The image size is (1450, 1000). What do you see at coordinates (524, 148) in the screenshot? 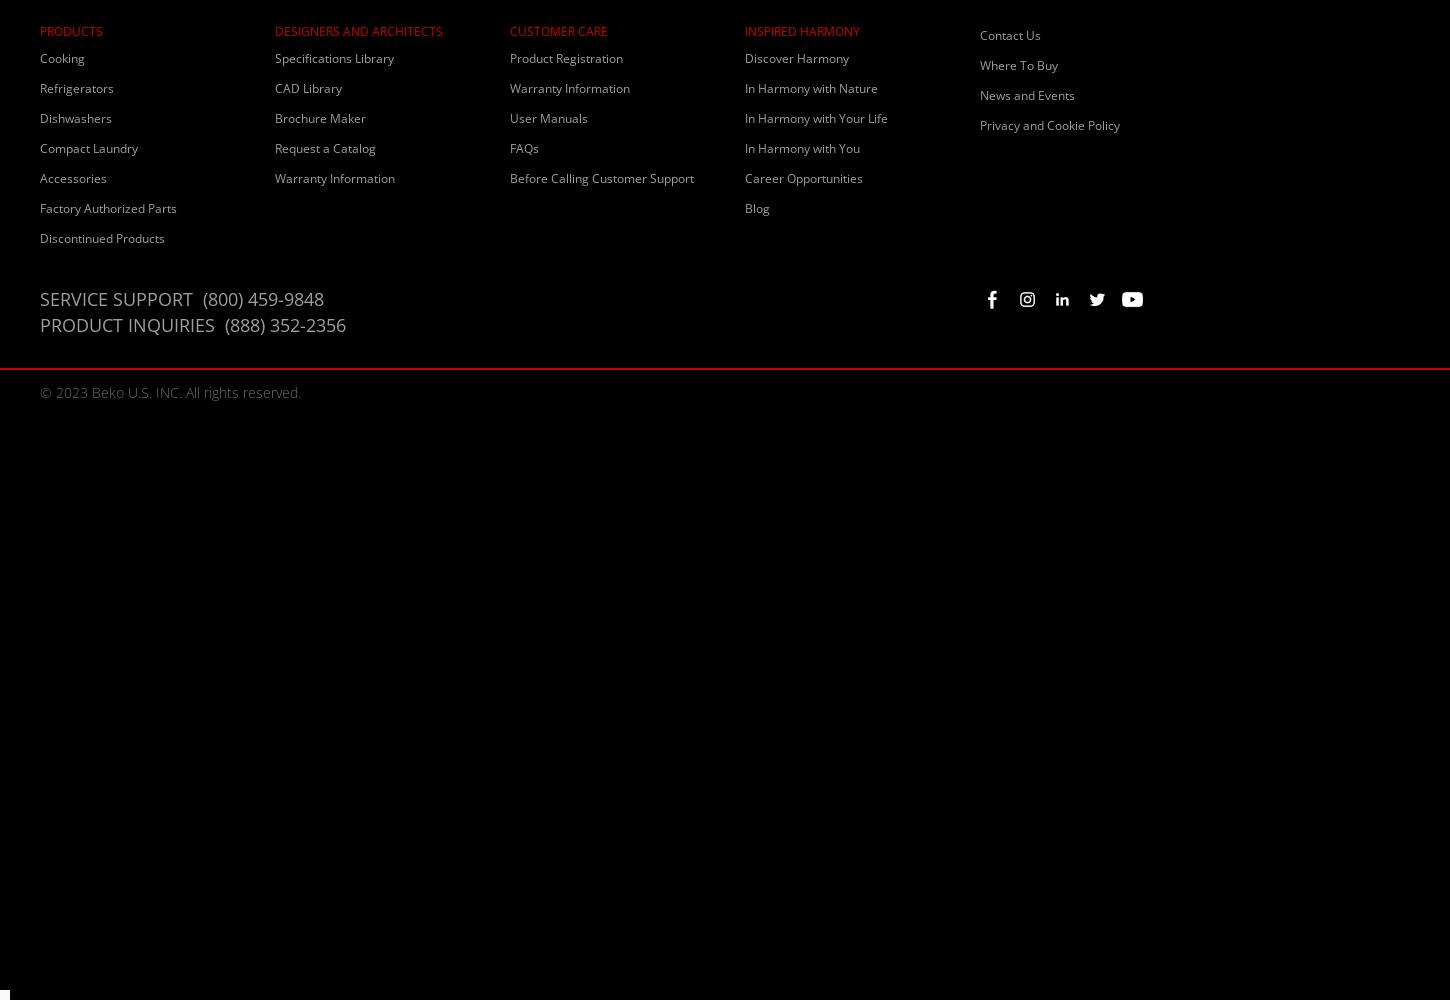
I see `'FAQs'` at bounding box center [524, 148].